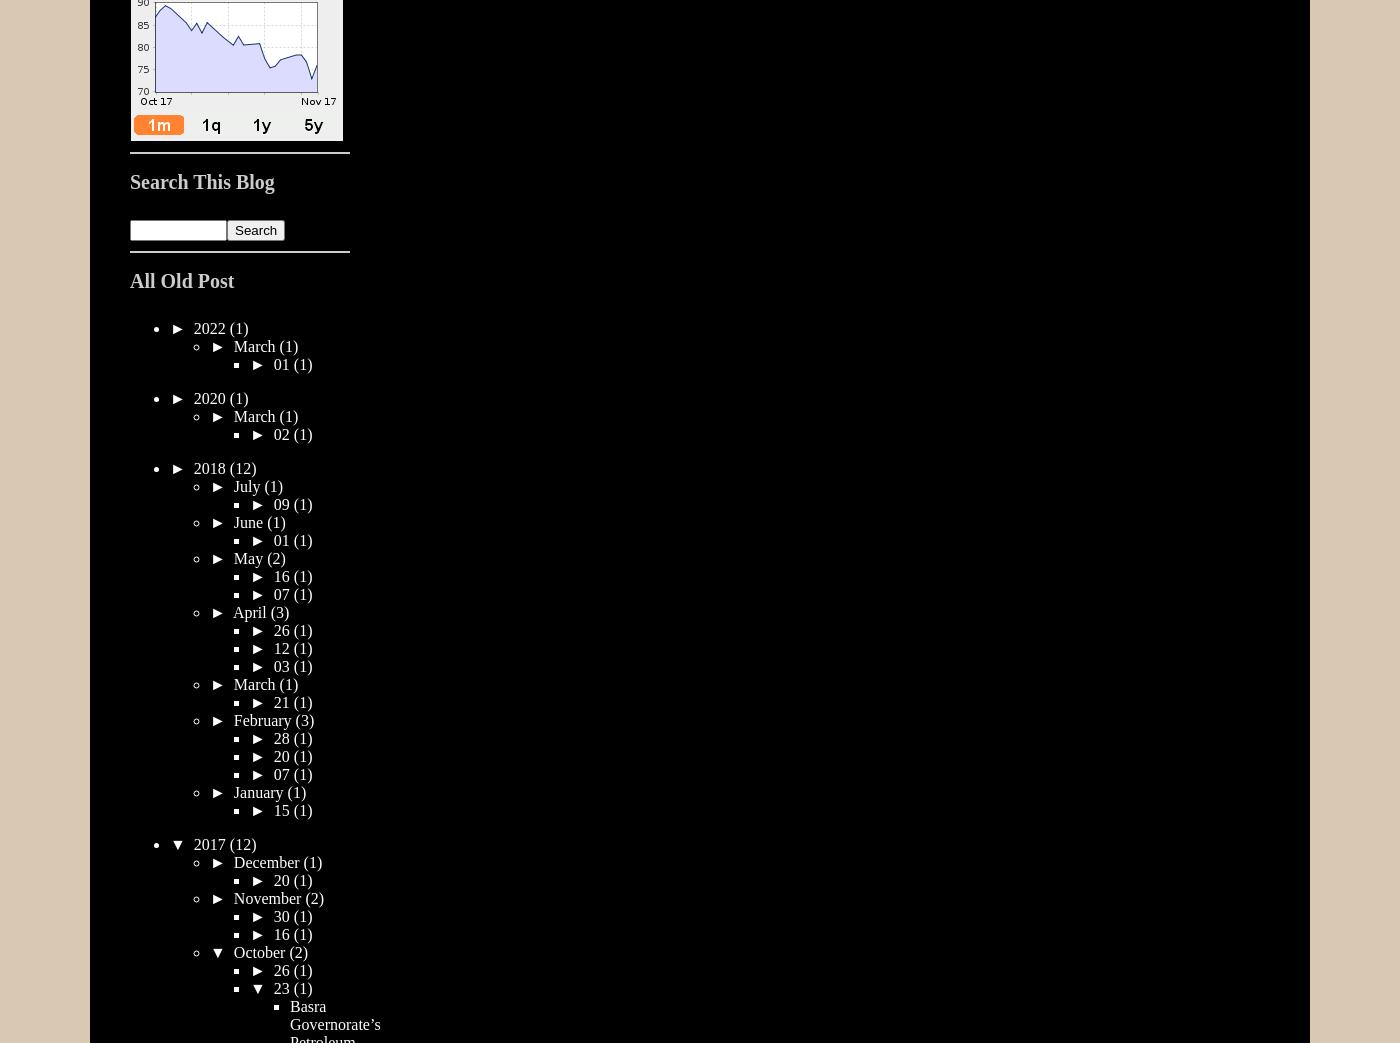 This screenshot has height=1043, width=1400. I want to click on '23', so click(282, 987).